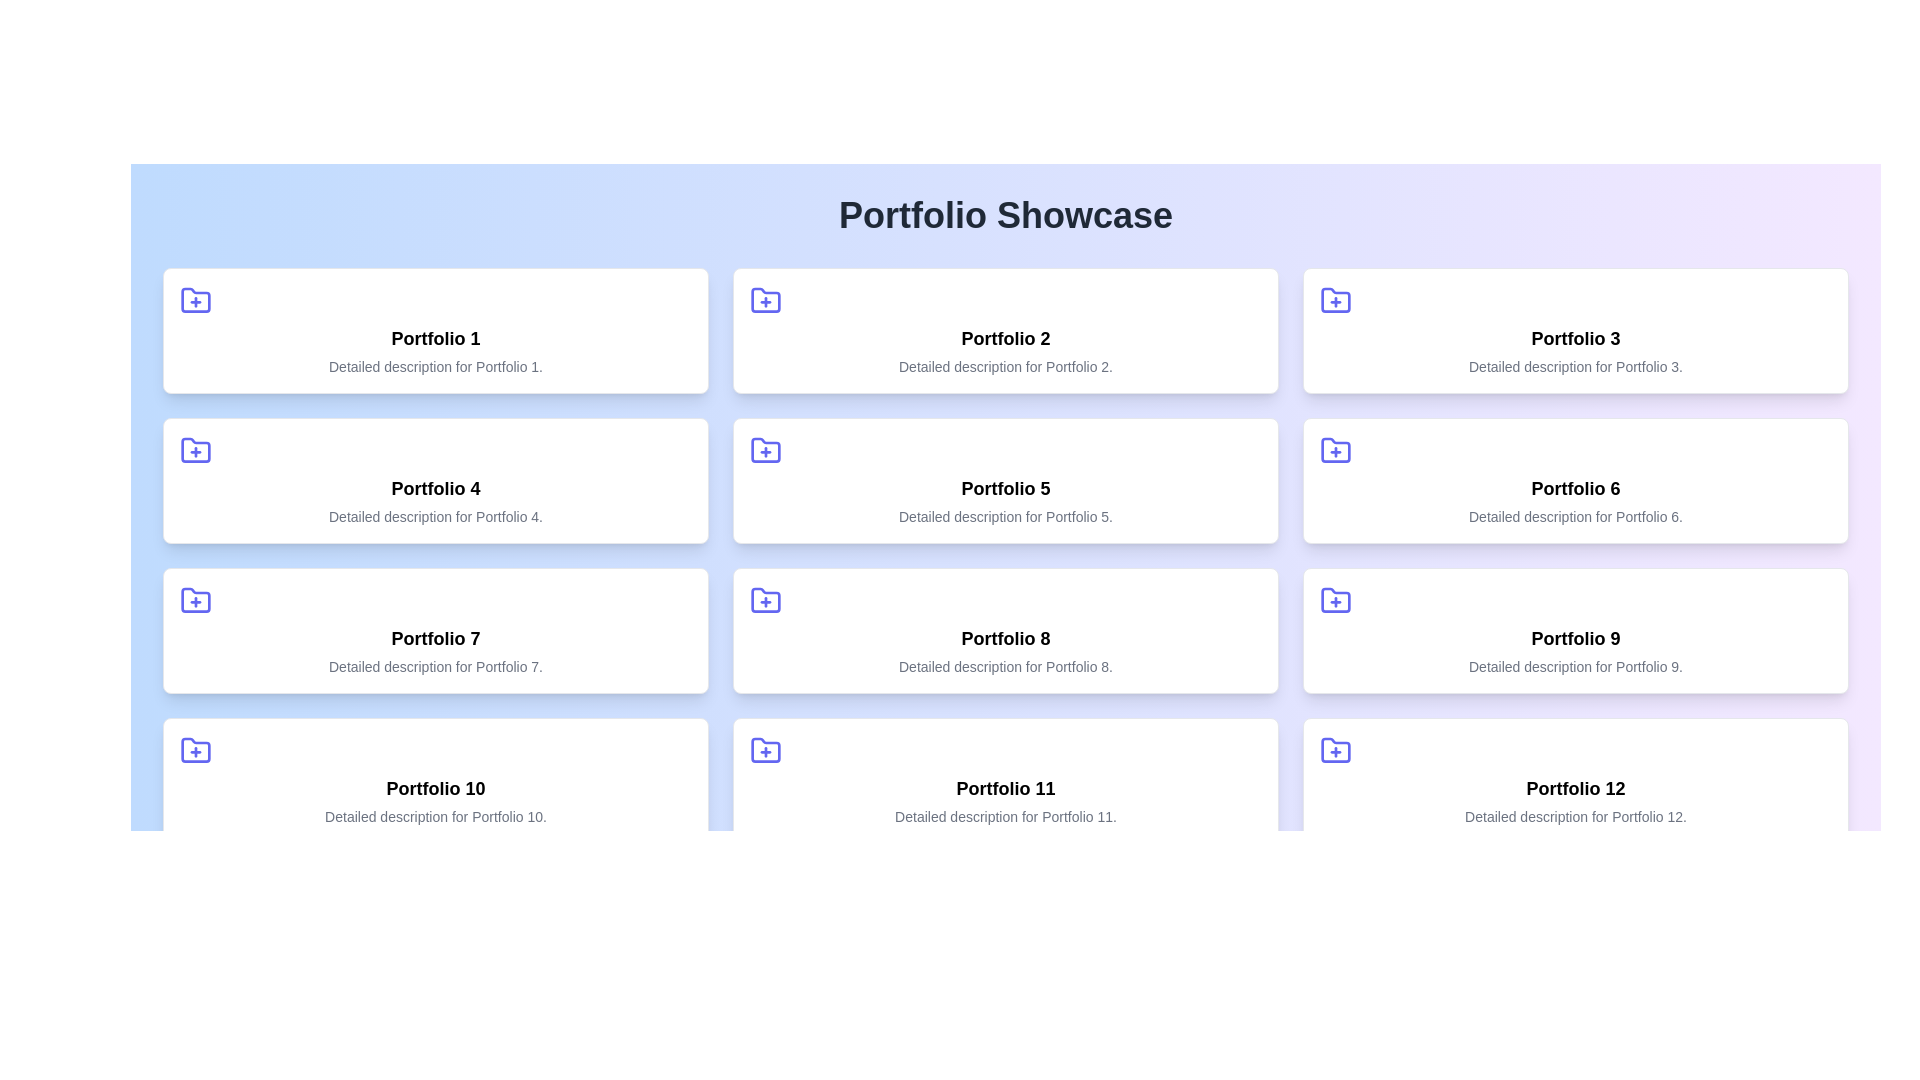 The width and height of the screenshot is (1920, 1080). I want to click on the text label reading 'Detailed description for Portfolio 9.' which is located beneath the title 'Portfolio 9' in the ninth card of a 3x4 grid layout, so click(1574, 667).